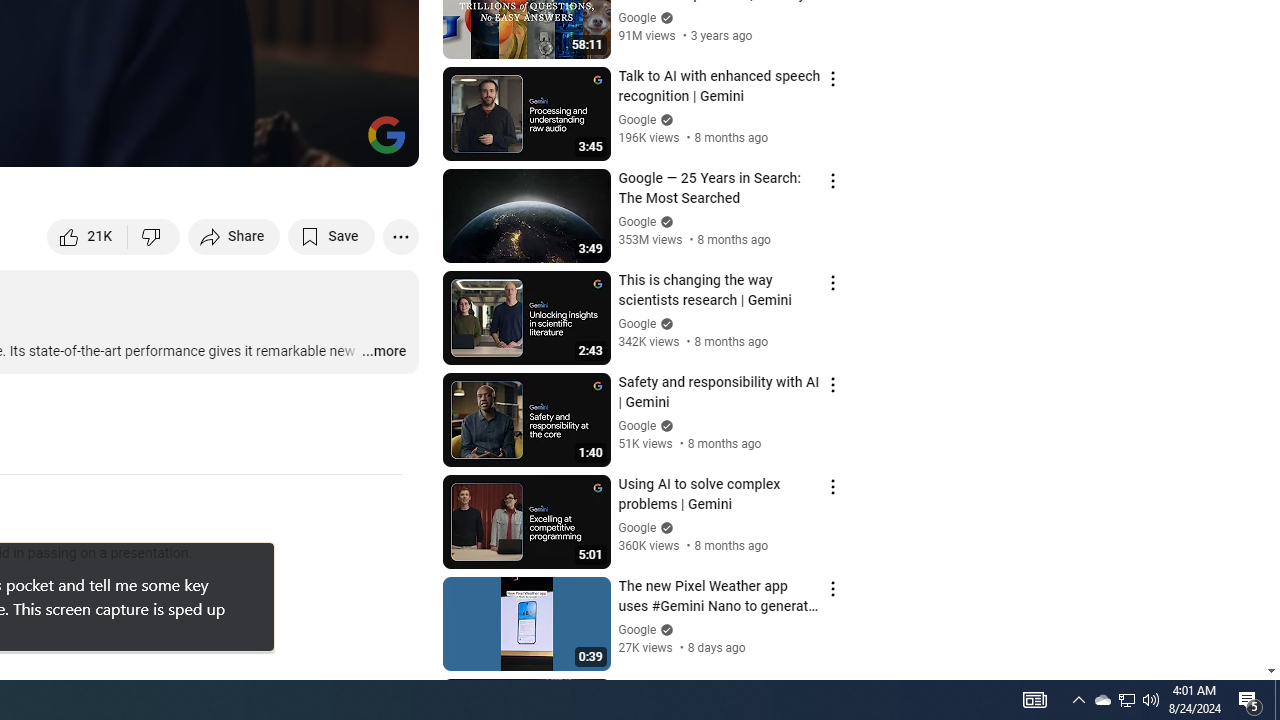 This screenshot has width=1280, height=720. Describe the element at coordinates (386, 135) in the screenshot. I see `'Channel watermark'` at that location.